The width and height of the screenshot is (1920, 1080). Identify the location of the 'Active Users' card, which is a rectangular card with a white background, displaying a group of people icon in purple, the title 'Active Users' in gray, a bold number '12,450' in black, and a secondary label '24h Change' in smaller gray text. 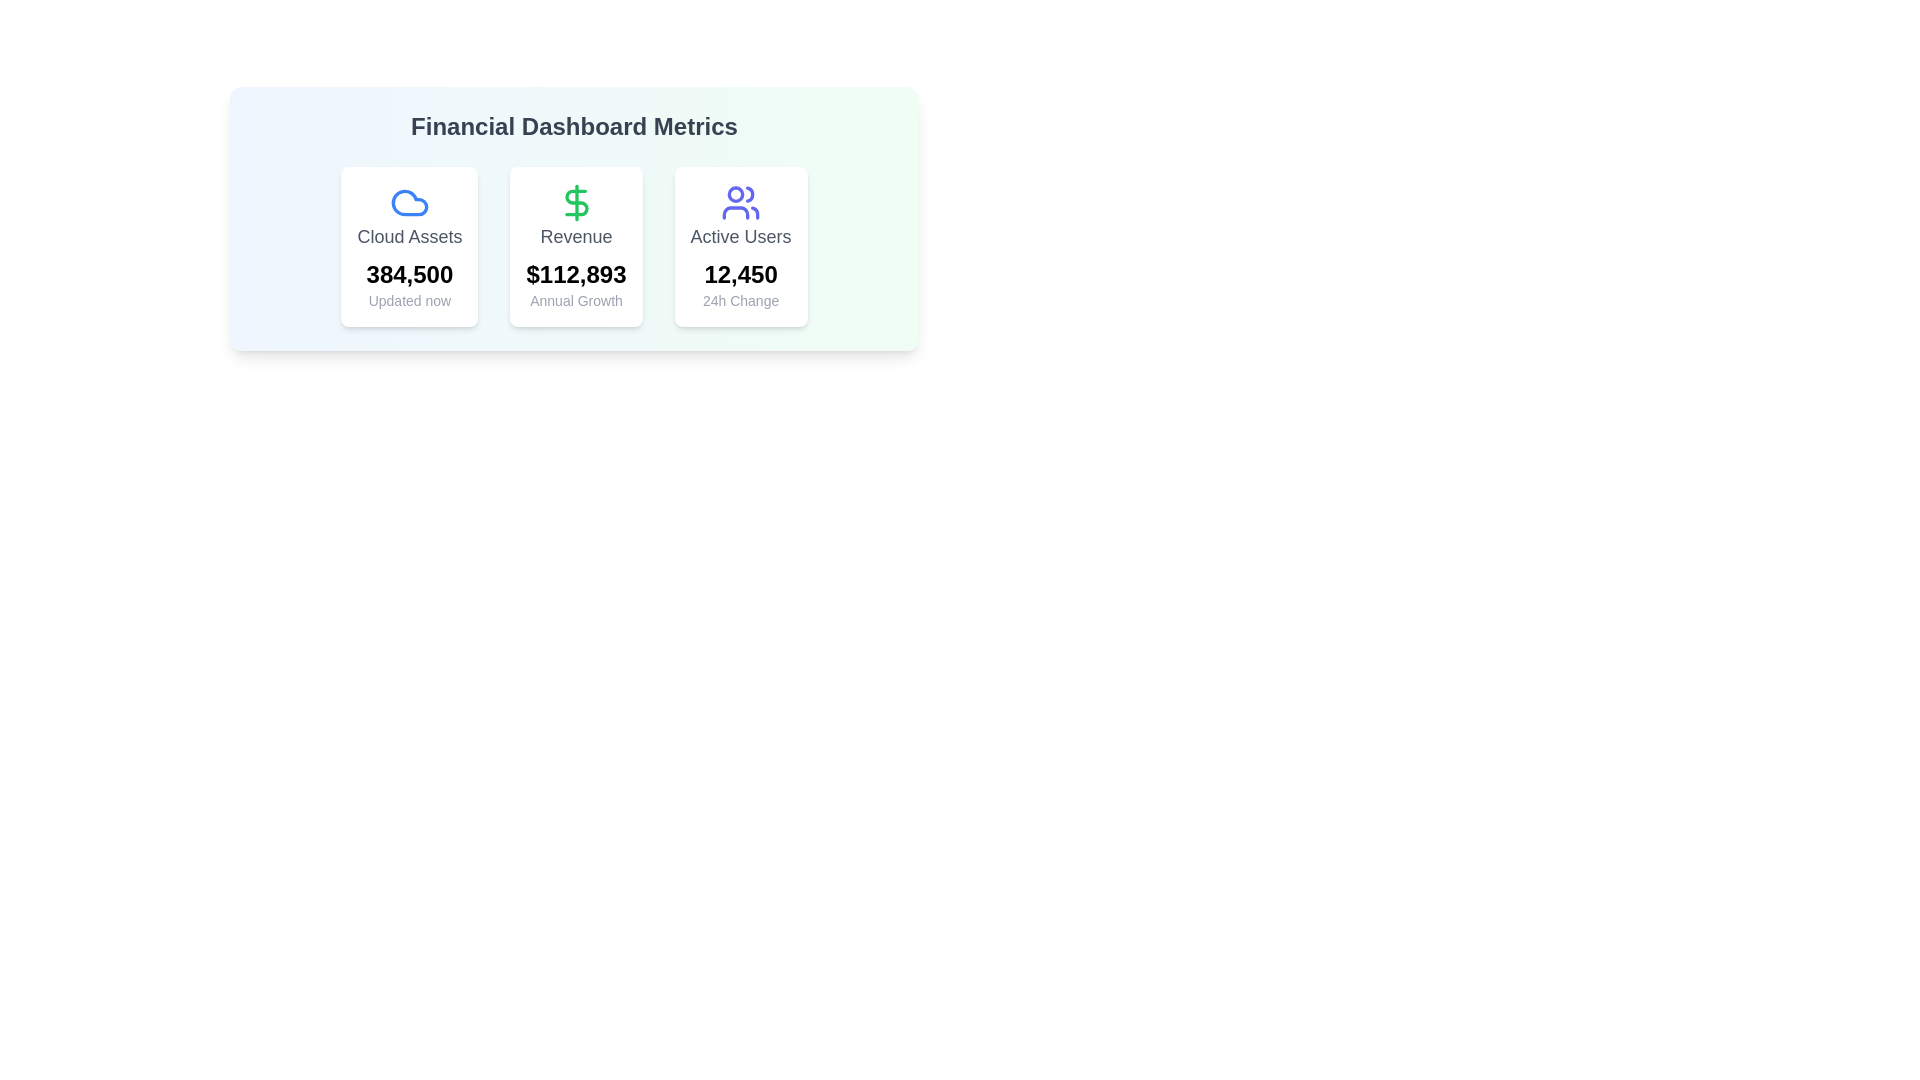
(740, 245).